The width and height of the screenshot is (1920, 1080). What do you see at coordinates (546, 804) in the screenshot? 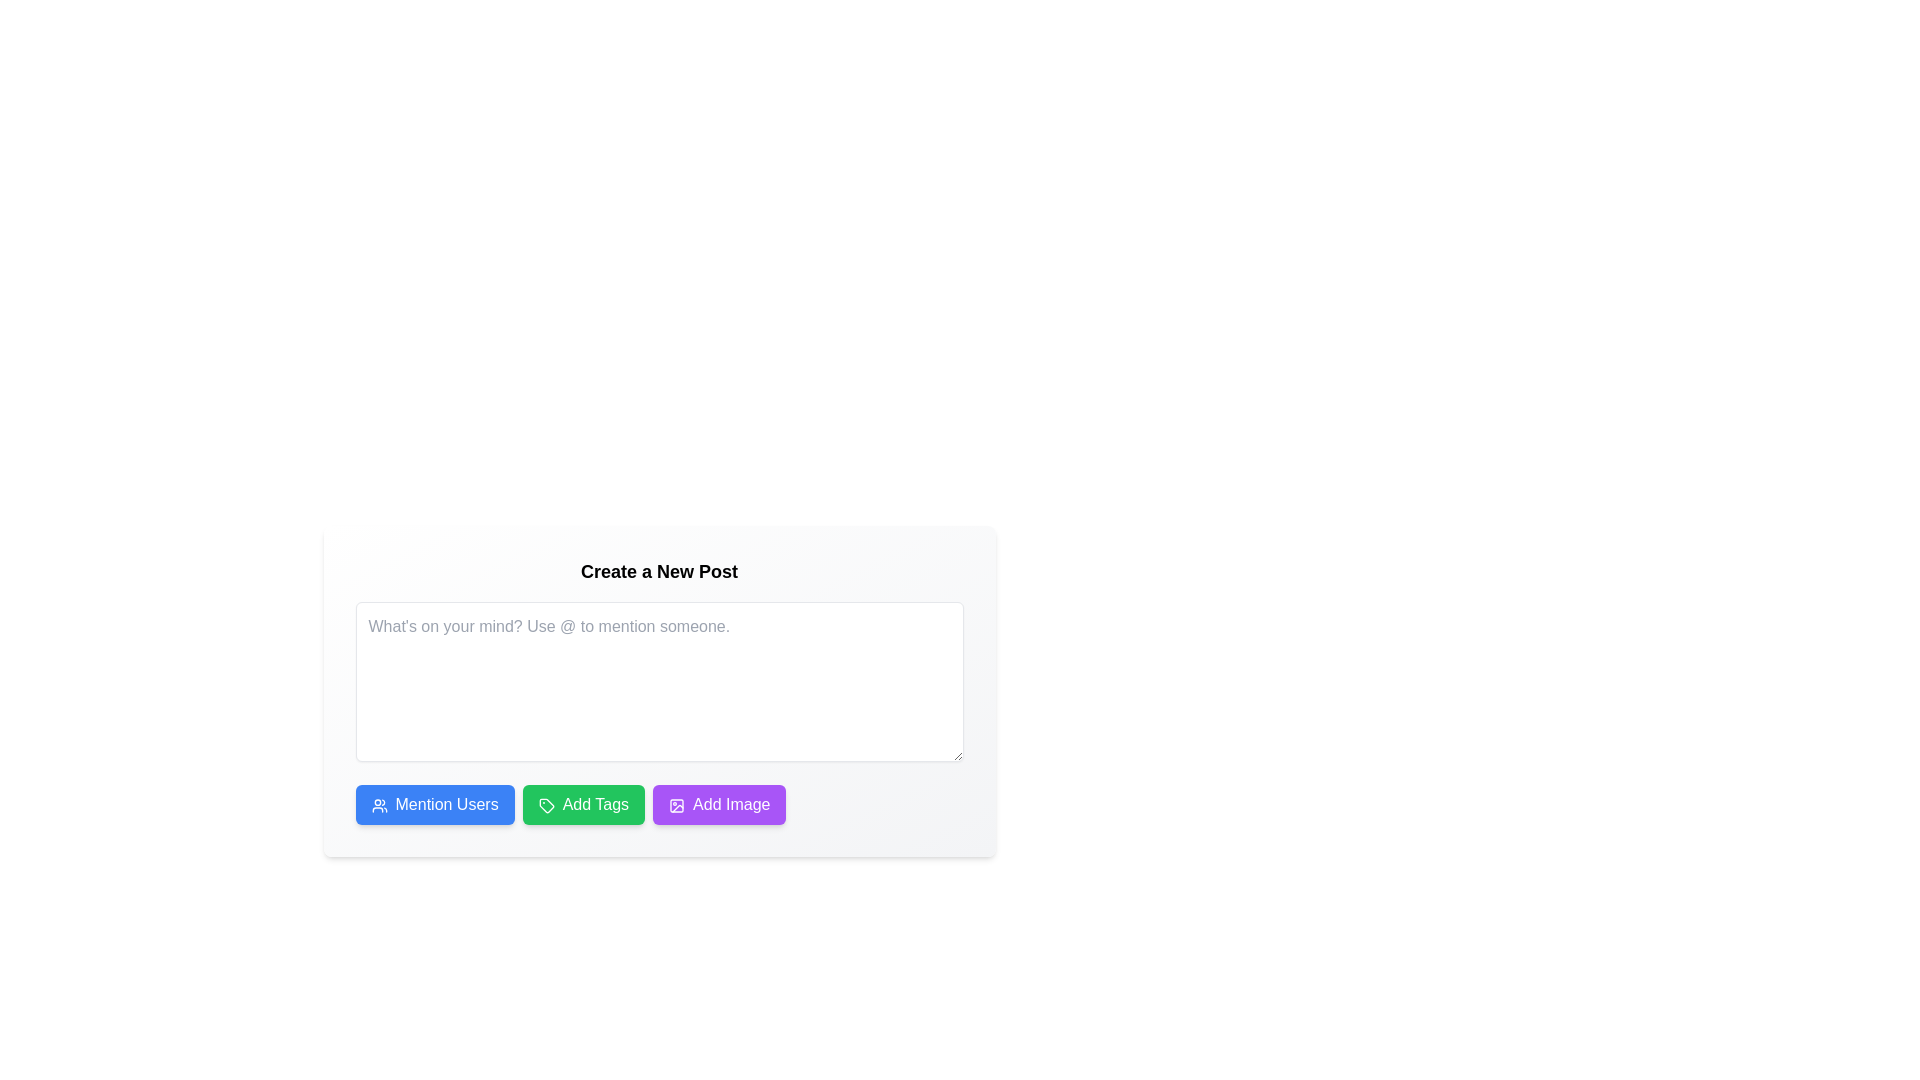
I see `the green tag icon located on the left side of the 'Add Tags' button, which is beneath the 'Create a New Post' text field` at bounding box center [546, 804].